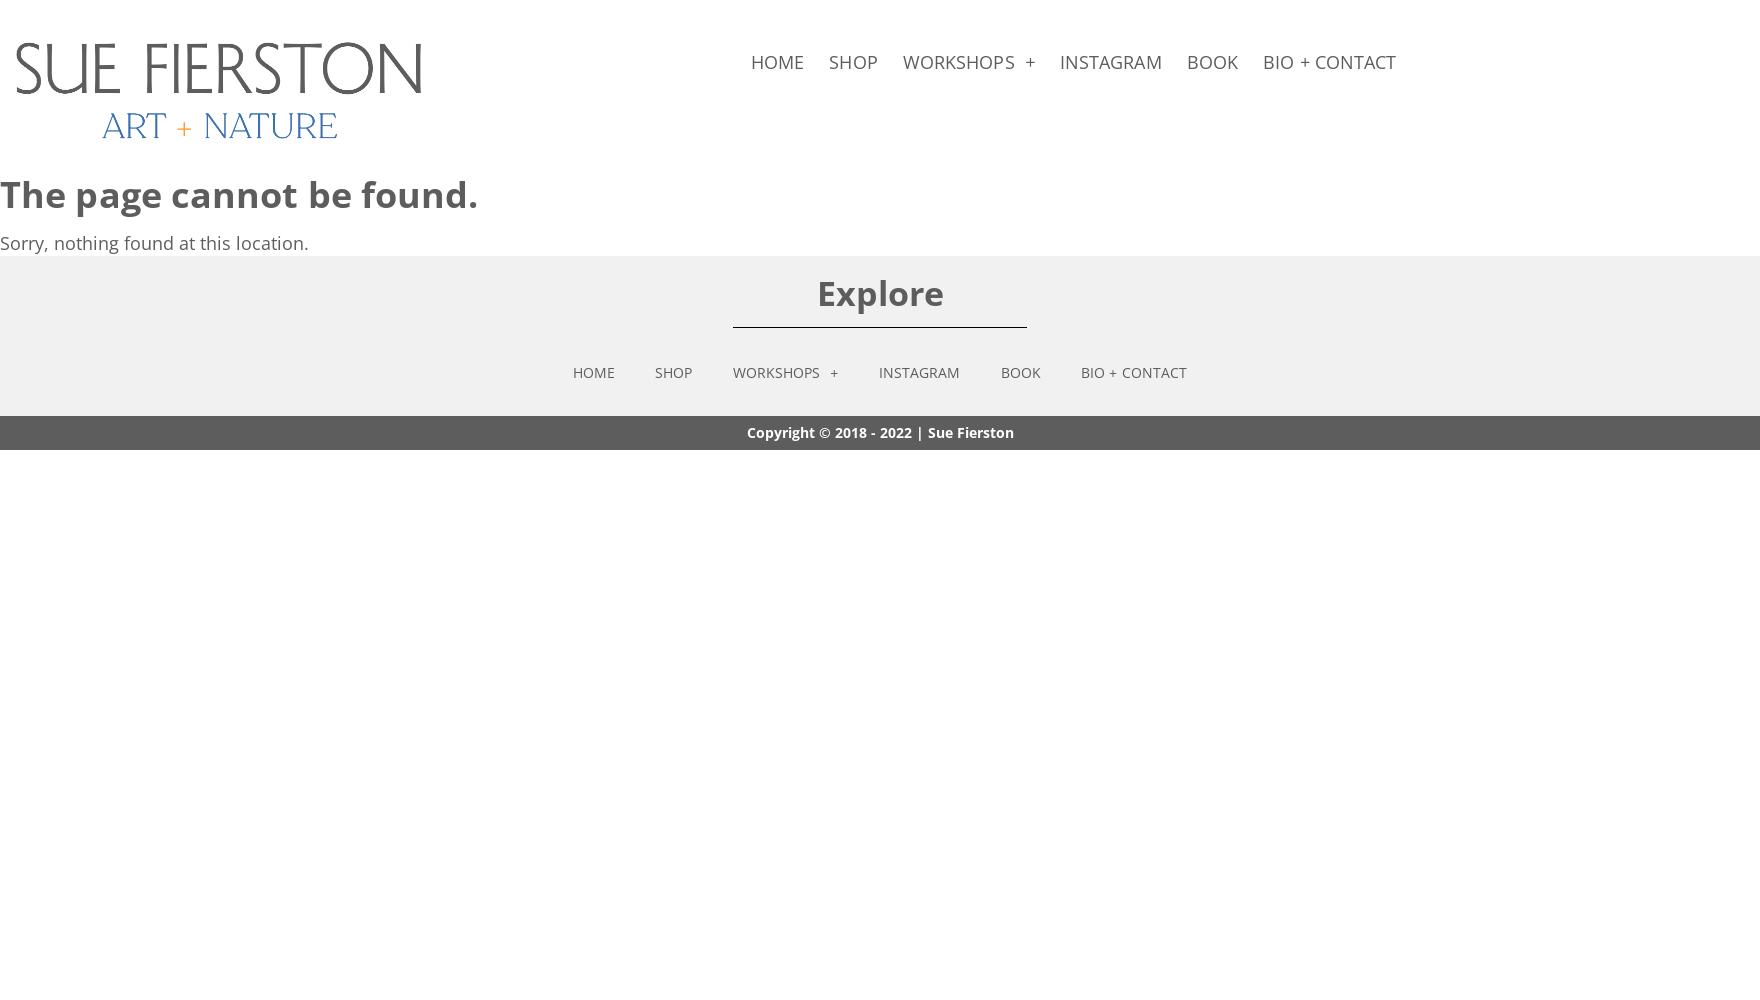 The image size is (1760, 1000). Describe the element at coordinates (878, 293) in the screenshot. I see `'Explore'` at that location.